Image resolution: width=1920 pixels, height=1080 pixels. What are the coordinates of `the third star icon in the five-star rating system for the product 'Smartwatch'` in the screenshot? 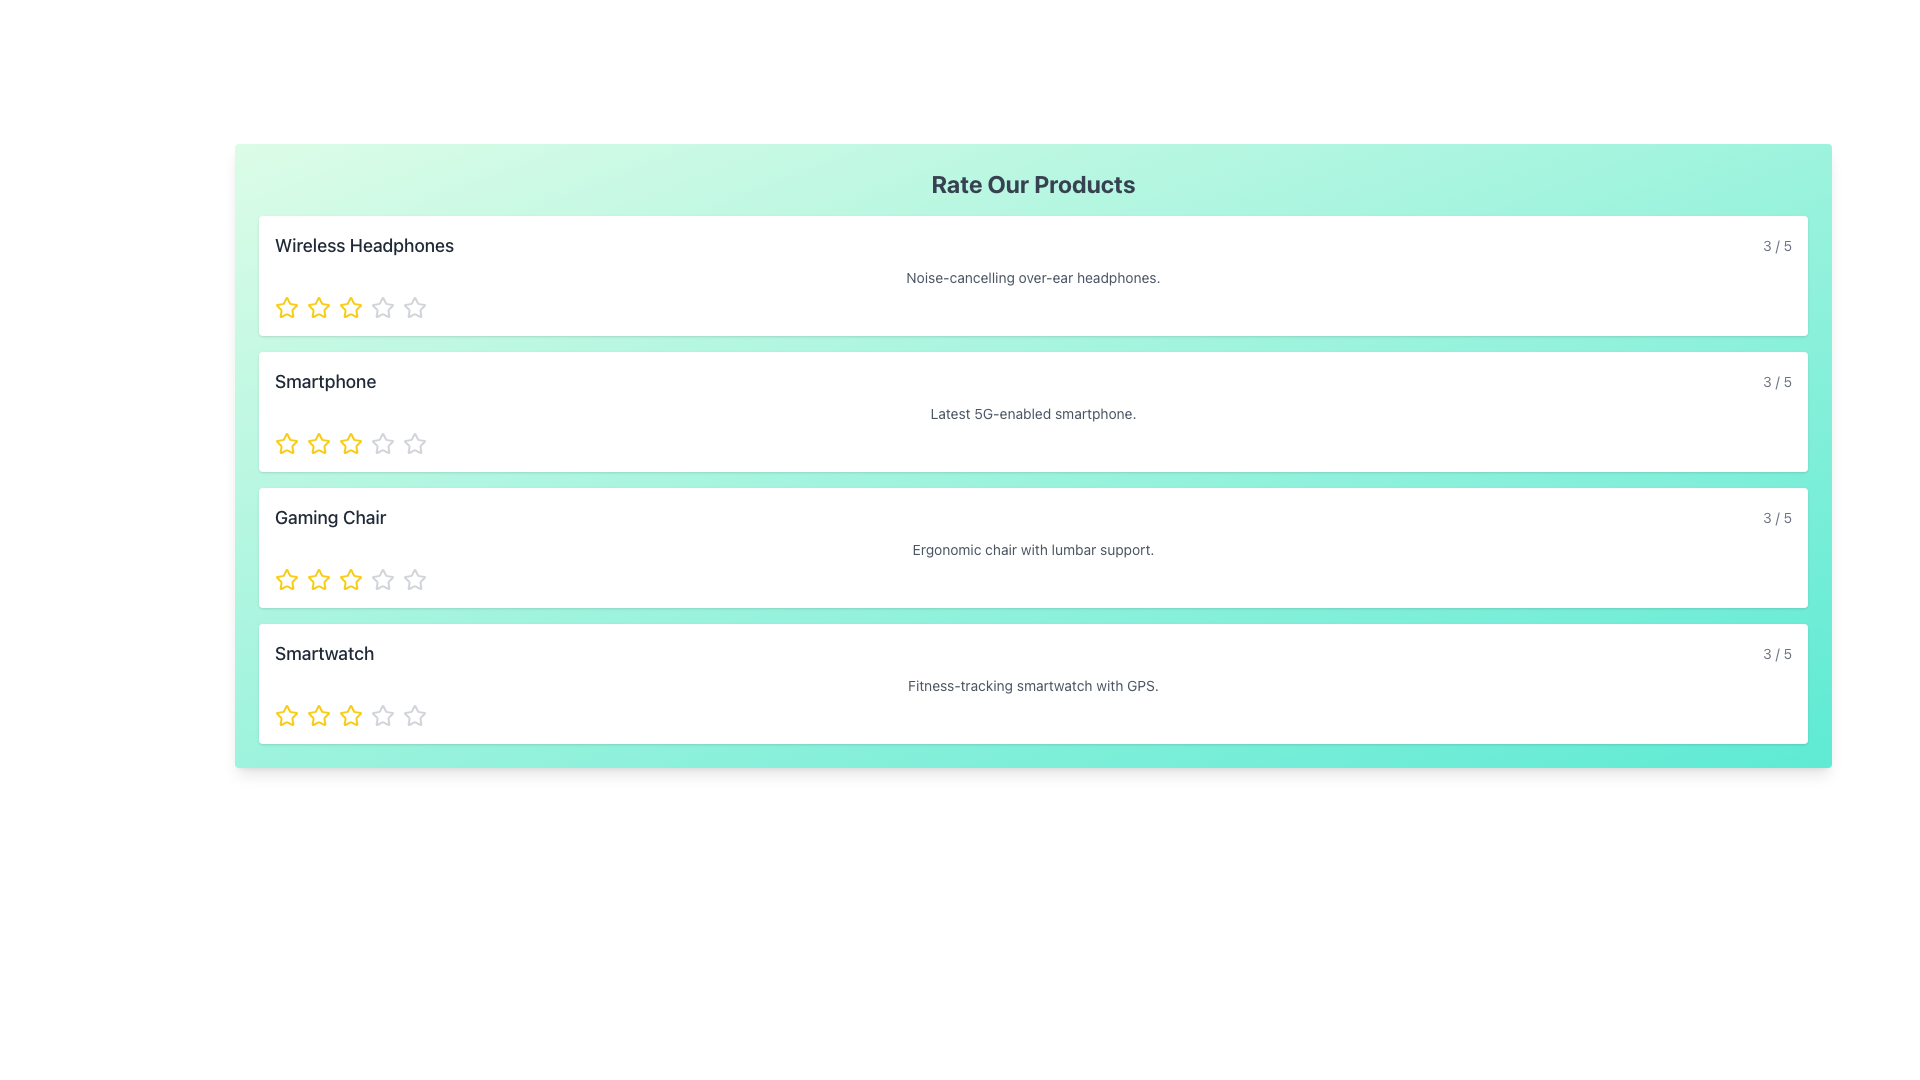 It's located at (350, 715).